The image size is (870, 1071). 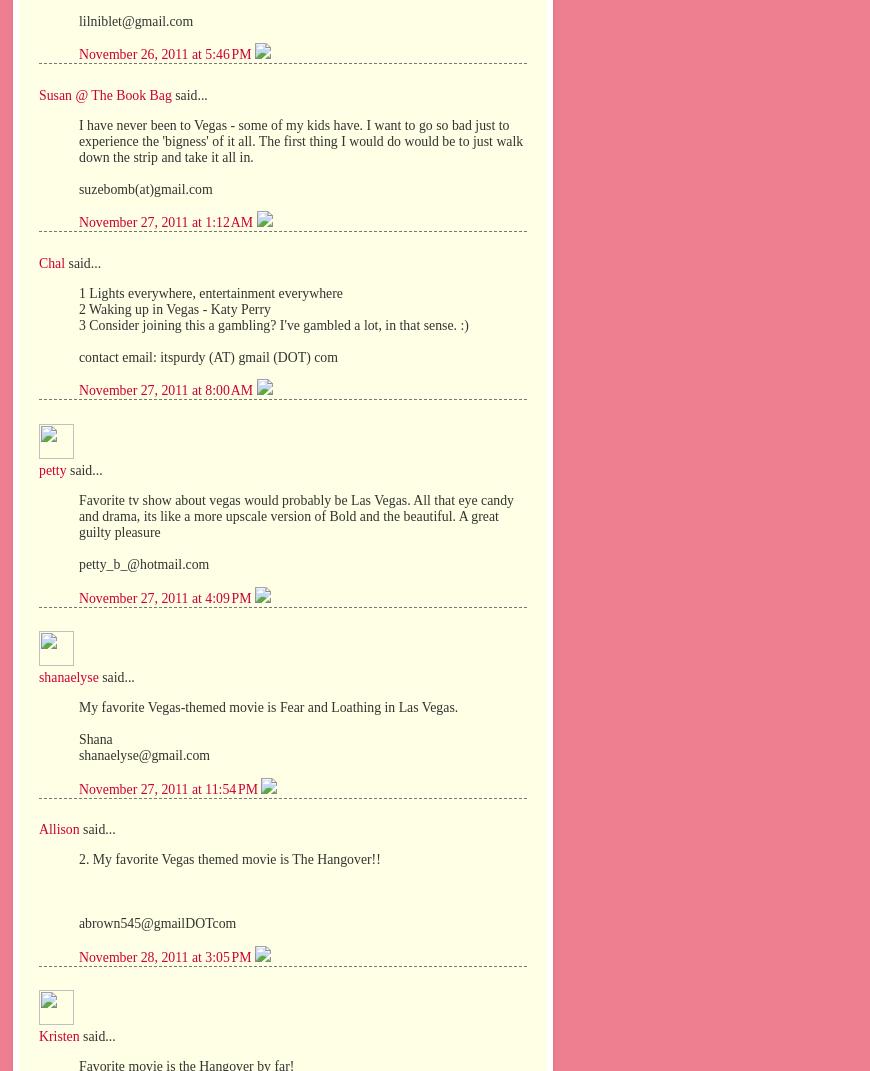 I want to click on 'Favorite tv show about vegas would probably be Las Vegas. All that eye candy and drama, its like a more upscale version of Bold and the beautiful. A great guilty pleasure', so click(x=296, y=514).